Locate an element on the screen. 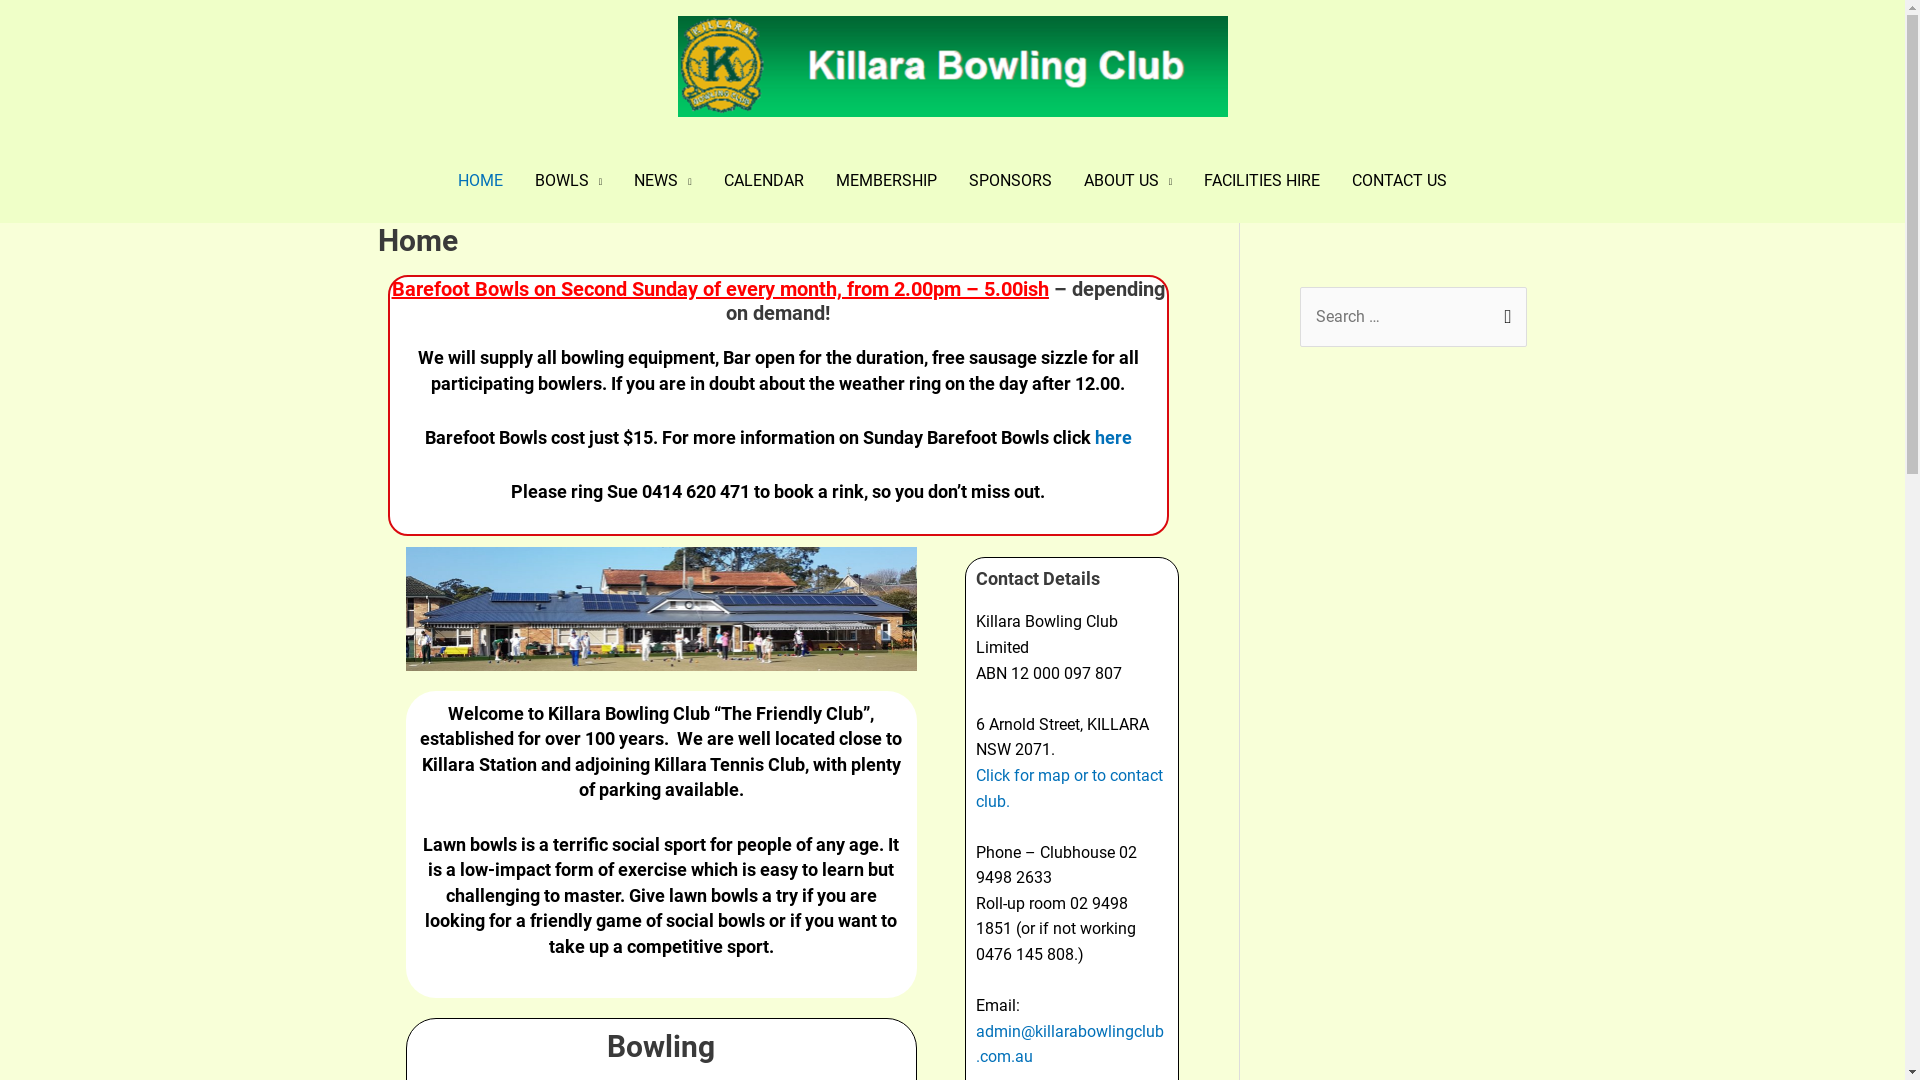 This screenshot has height=1080, width=1920. 'CONTACT US' is located at coordinates (1398, 181).